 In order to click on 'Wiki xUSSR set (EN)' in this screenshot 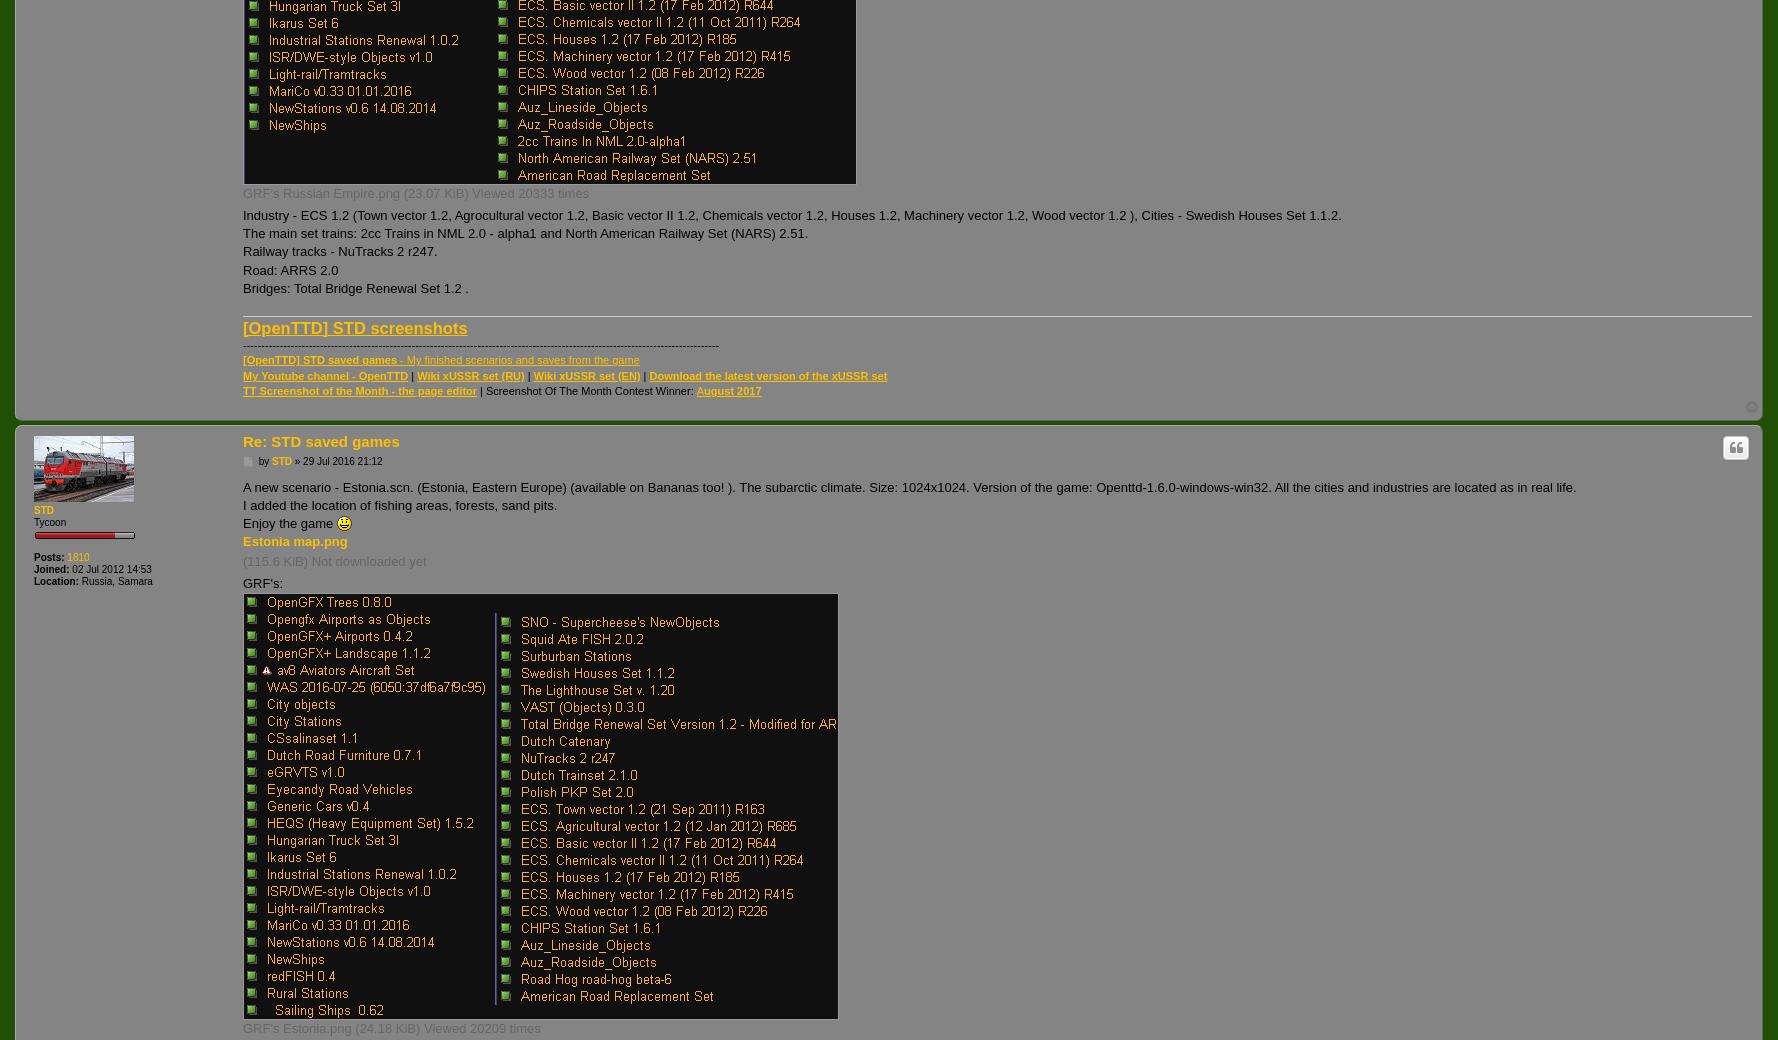, I will do `click(585, 374)`.